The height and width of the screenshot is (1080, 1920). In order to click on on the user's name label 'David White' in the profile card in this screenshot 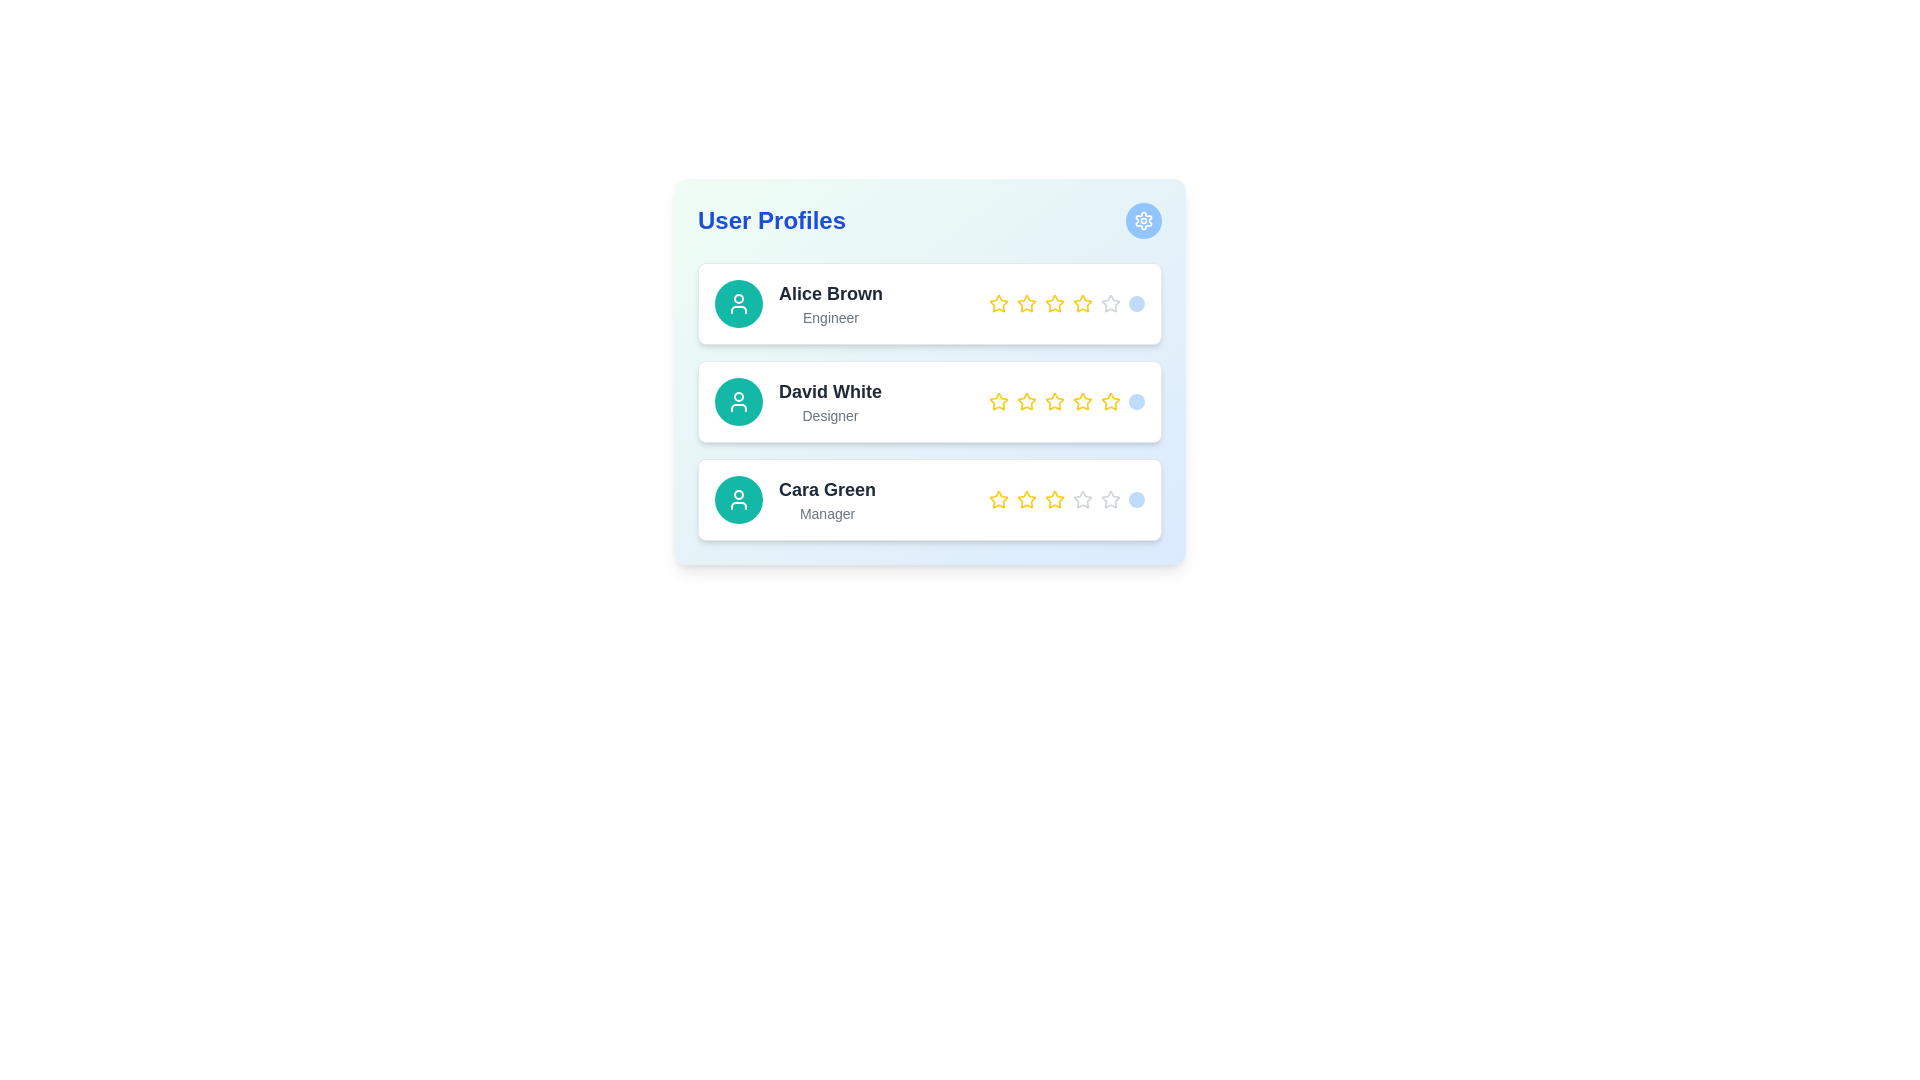, I will do `click(830, 392)`.